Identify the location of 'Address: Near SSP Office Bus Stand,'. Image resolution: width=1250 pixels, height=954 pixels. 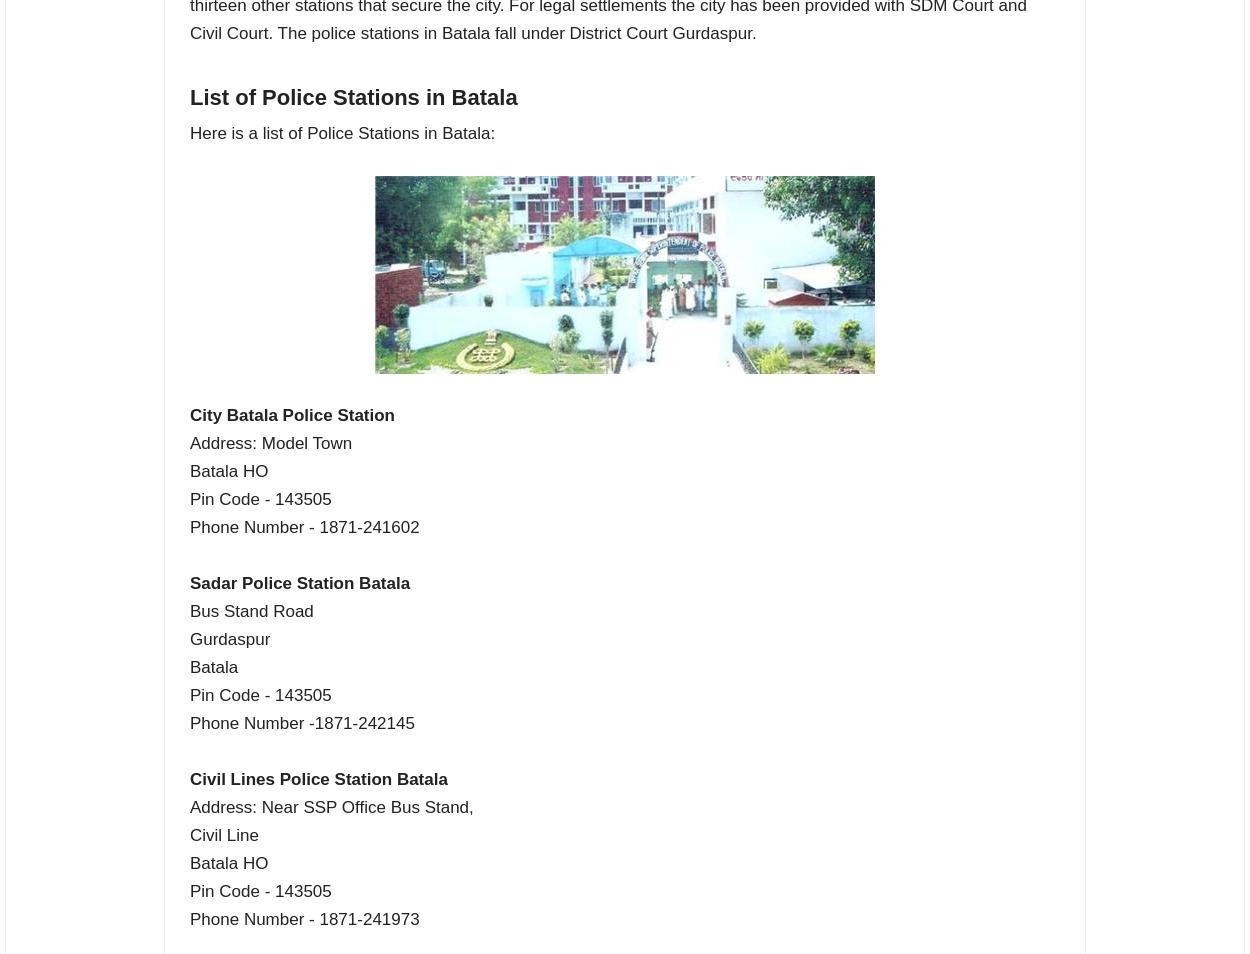
(189, 806).